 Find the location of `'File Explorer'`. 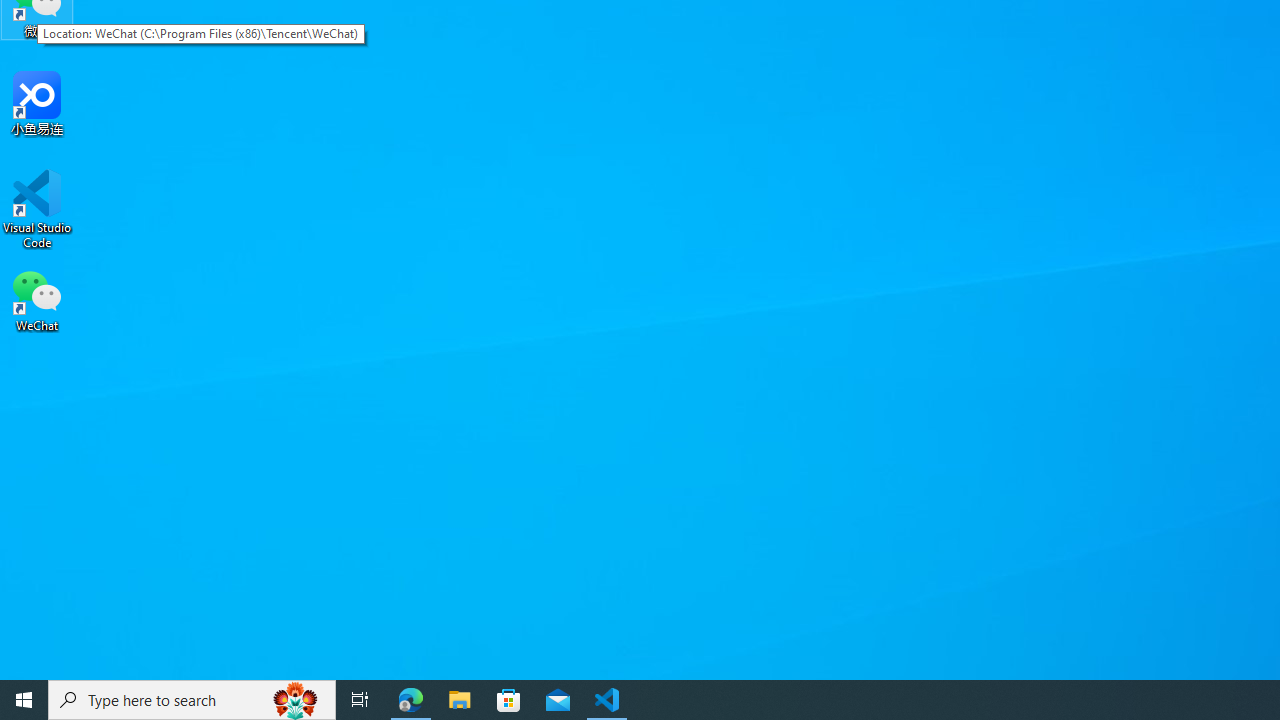

'File Explorer' is located at coordinates (459, 698).